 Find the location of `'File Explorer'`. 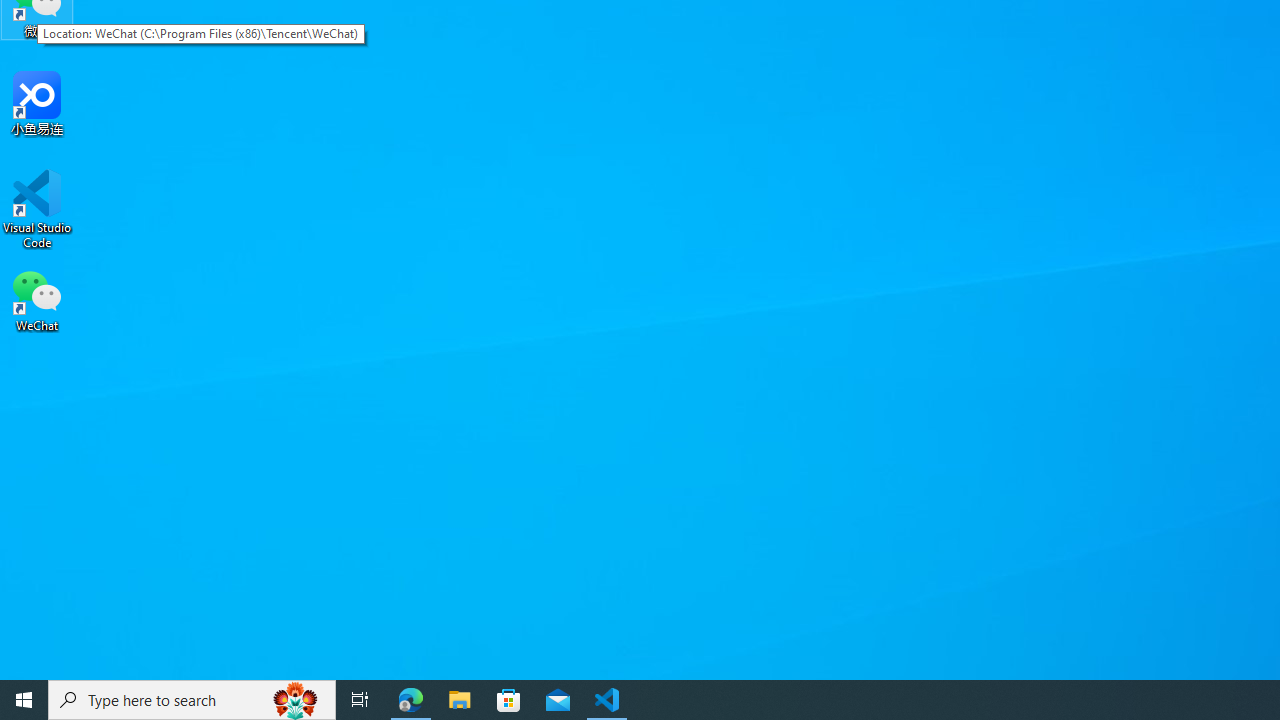

'File Explorer' is located at coordinates (459, 698).